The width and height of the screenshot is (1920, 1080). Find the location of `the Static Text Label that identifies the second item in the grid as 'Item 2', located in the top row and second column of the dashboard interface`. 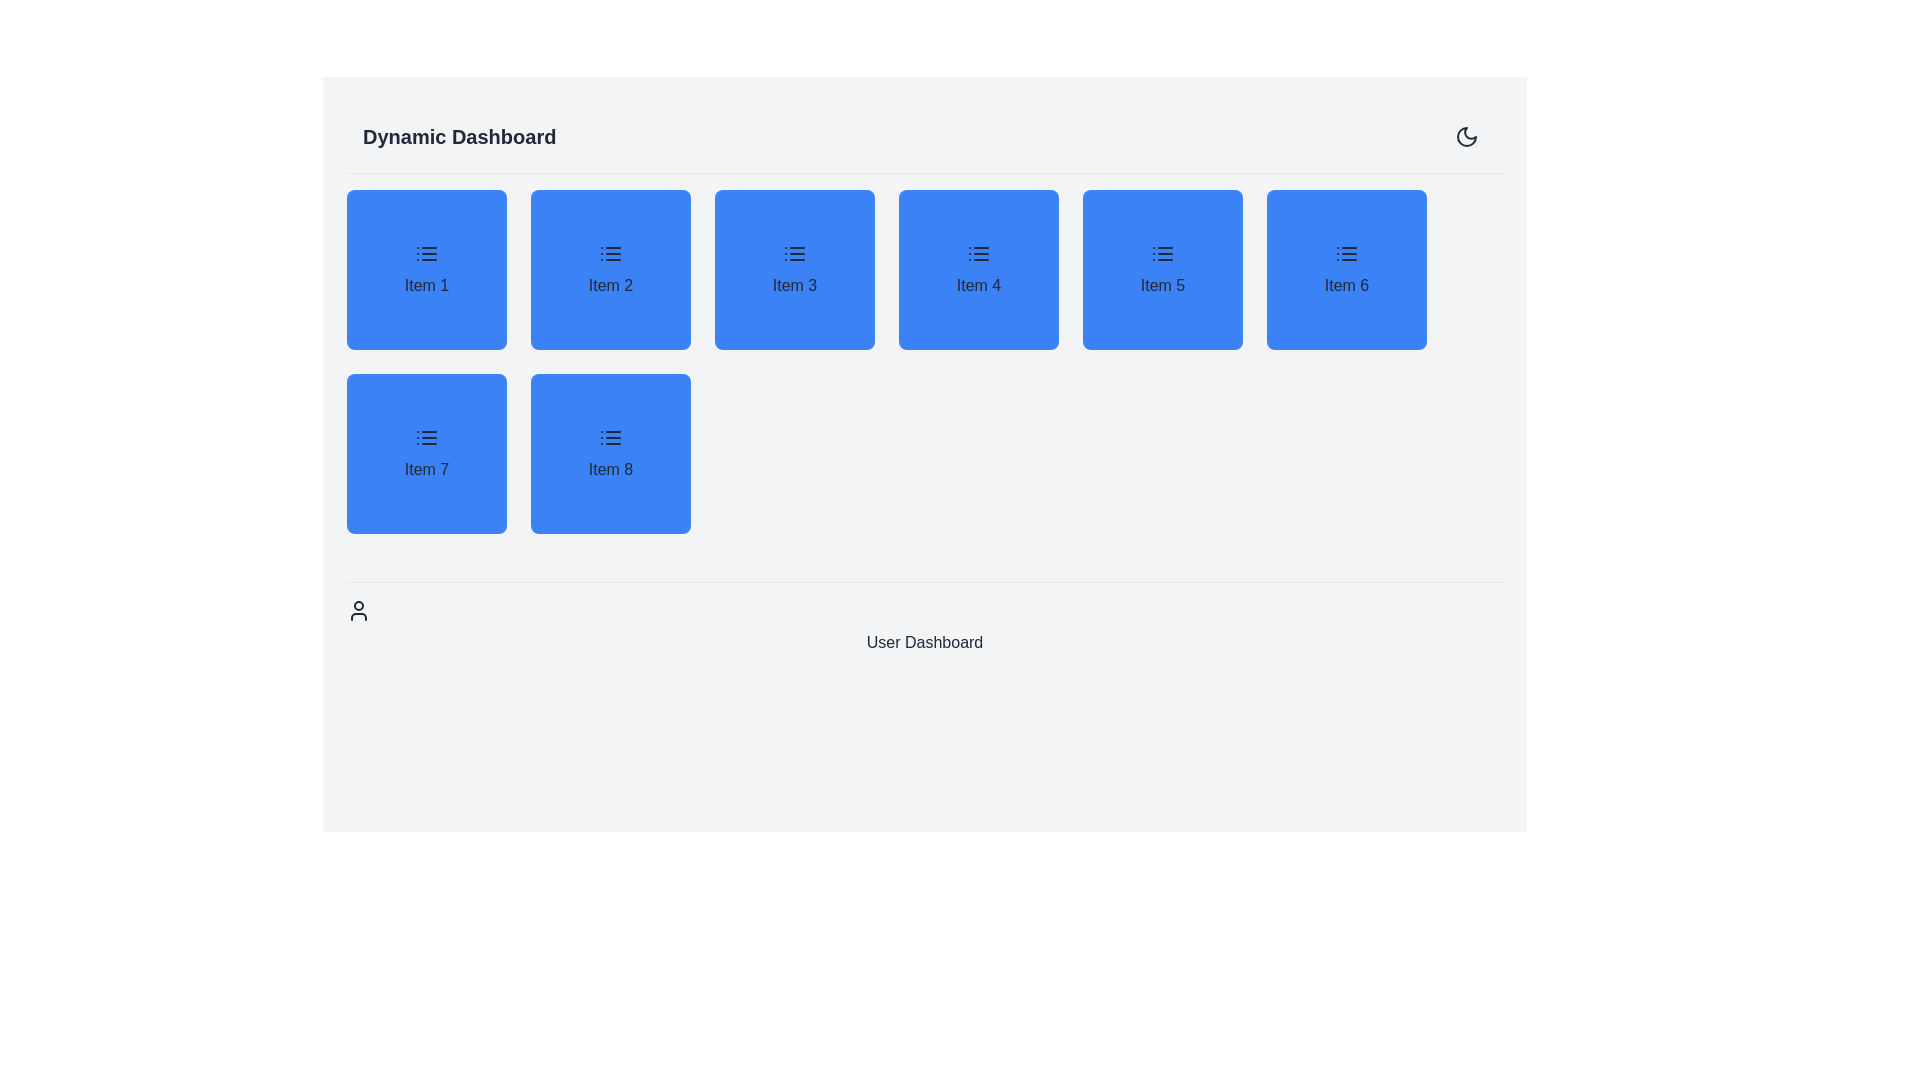

the Static Text Label that identifies the second item in the grid as 'Item 2', located in the top row and second column of the dashboard interface is located at coordinates (609, 285).